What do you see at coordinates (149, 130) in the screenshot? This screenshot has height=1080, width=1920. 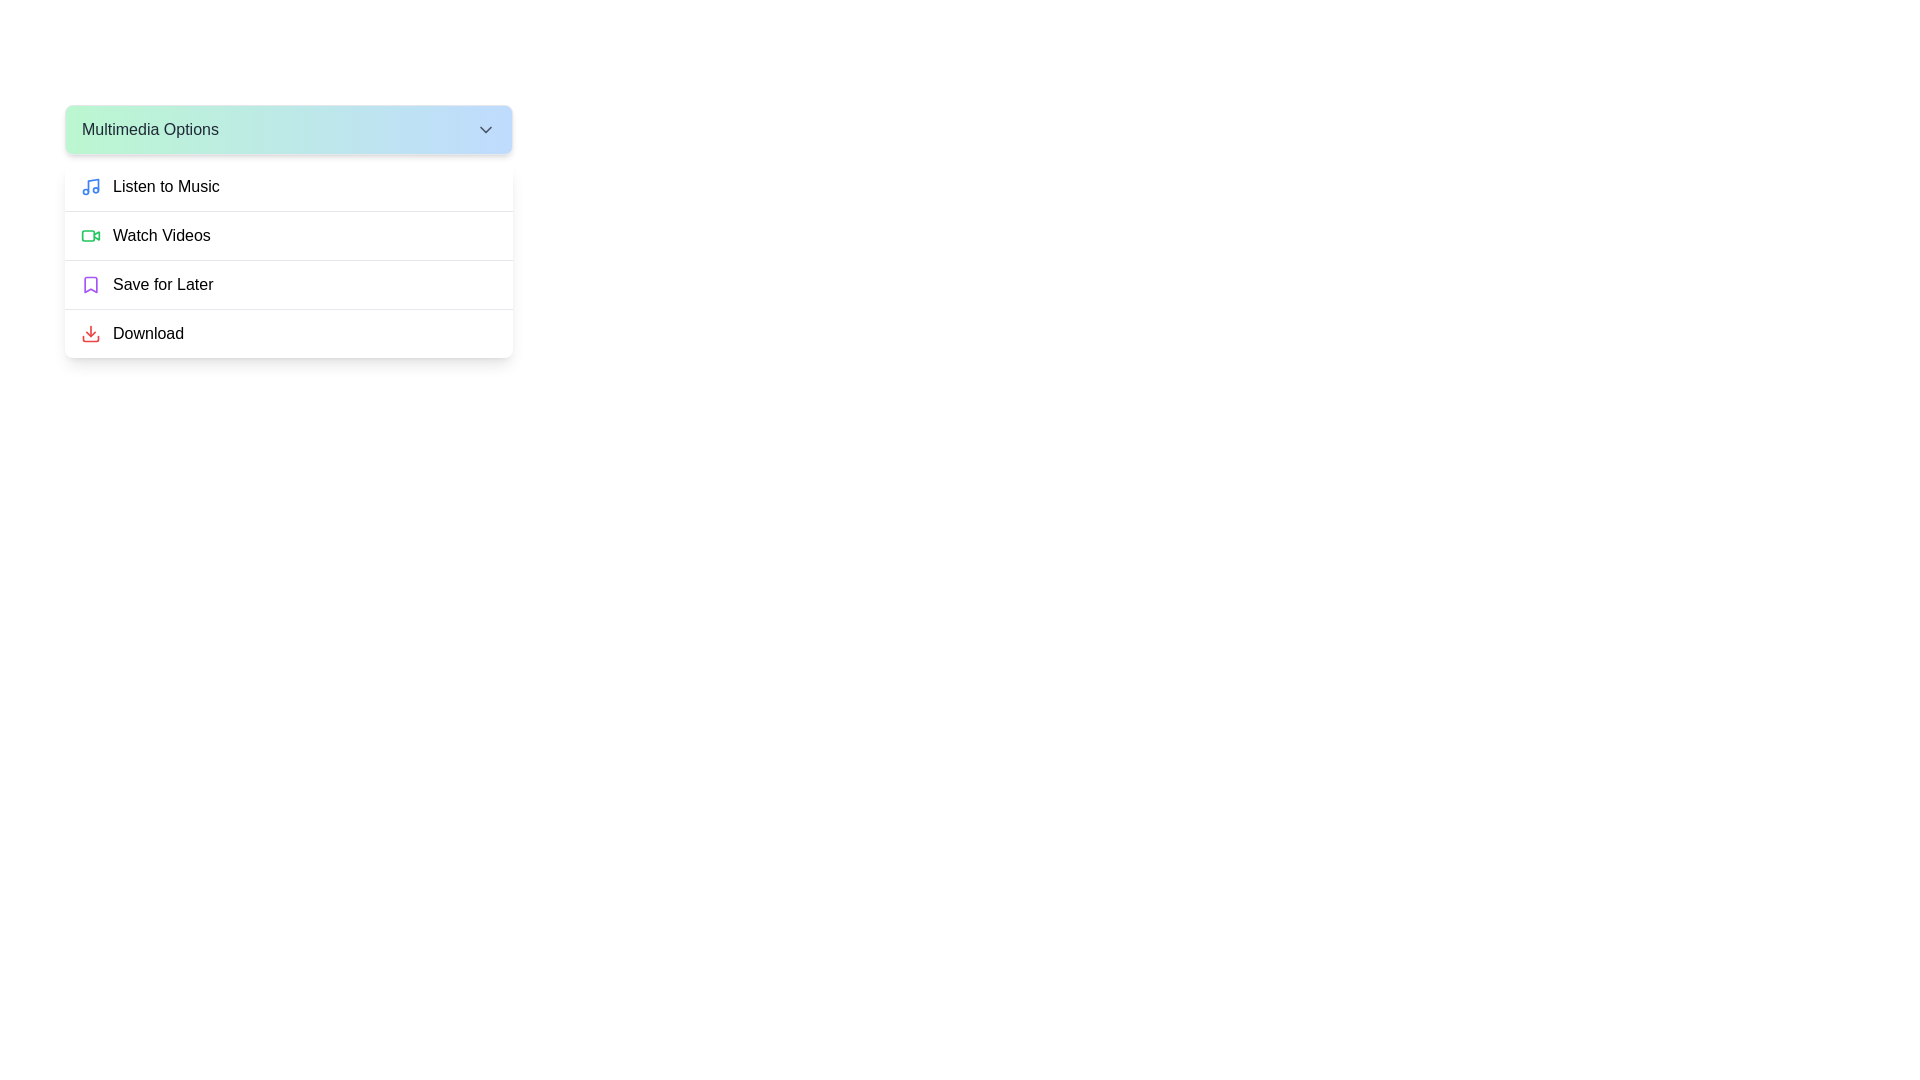 I see `the static text label that serves as the title for the dropdown menu, located at the top-left corner of the dropdown header` at bounding box center [149, 130].